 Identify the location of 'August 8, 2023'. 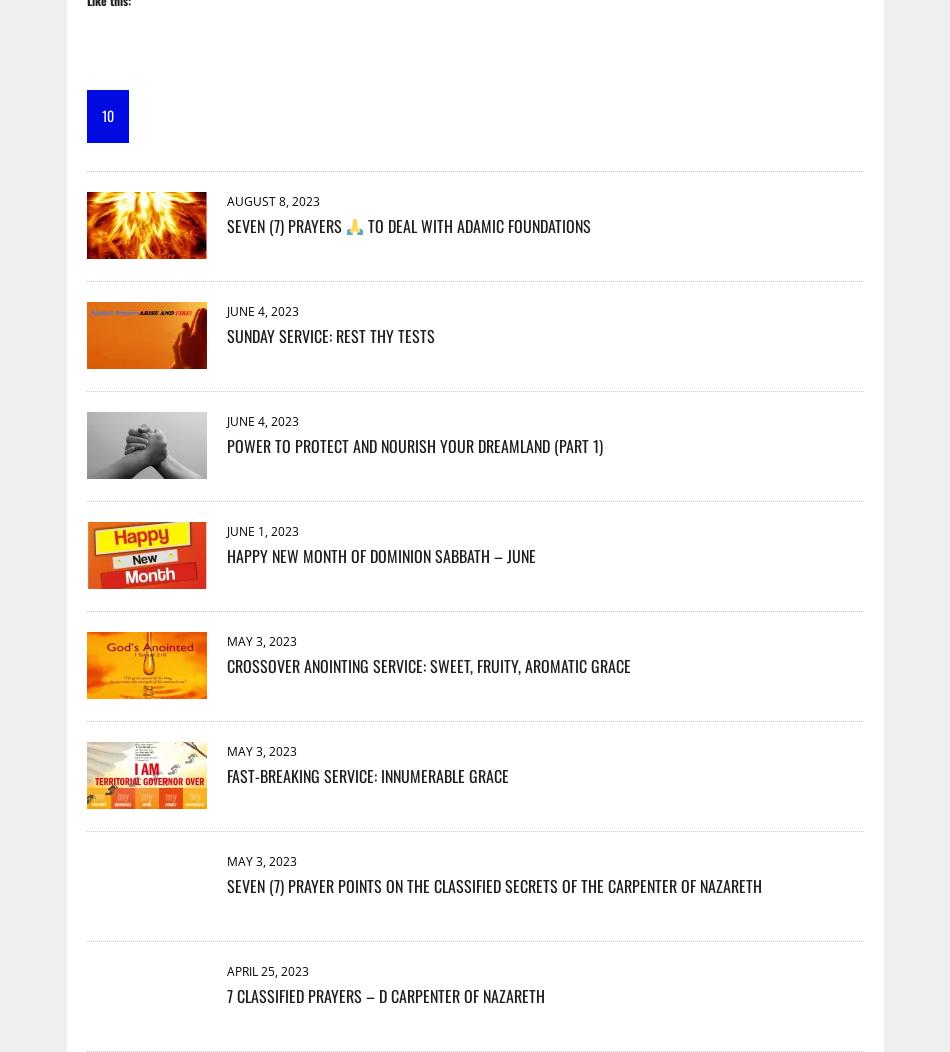
(271, 200).